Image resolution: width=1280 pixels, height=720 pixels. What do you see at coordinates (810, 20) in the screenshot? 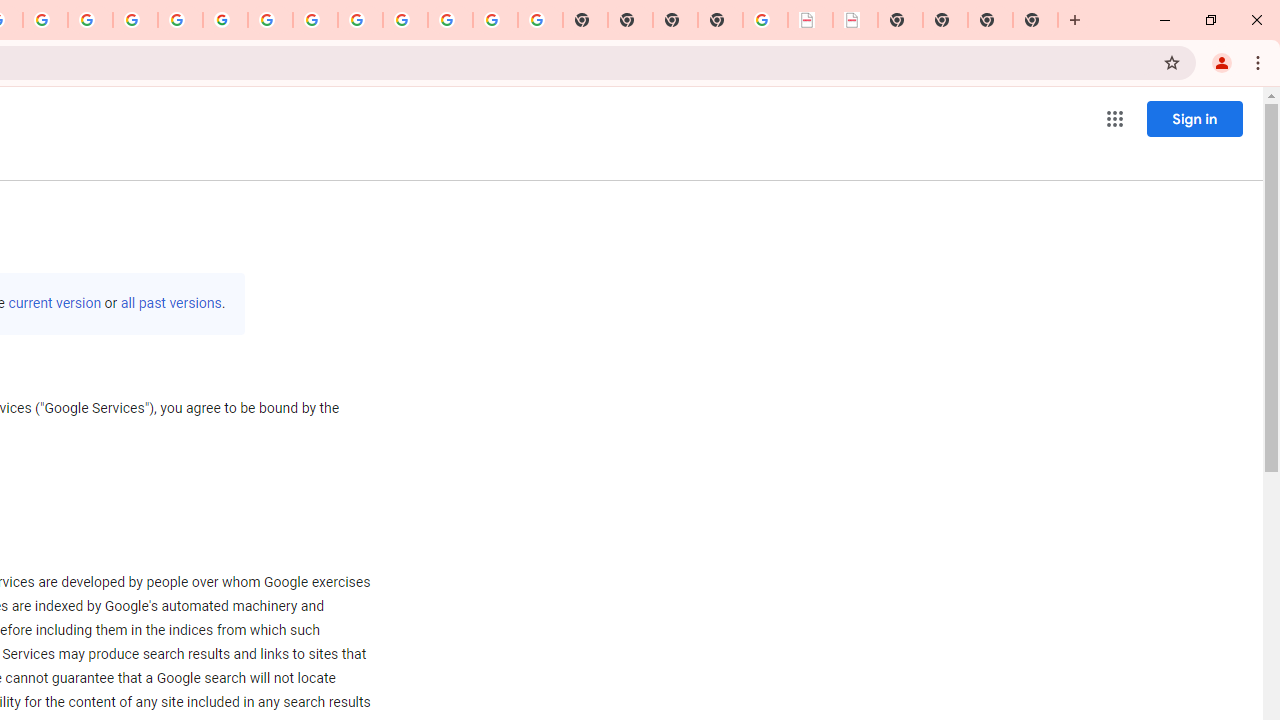
I see `'LAAD Defence & Security 2025 | BAE Systems'` at bounding box center [810, 20].